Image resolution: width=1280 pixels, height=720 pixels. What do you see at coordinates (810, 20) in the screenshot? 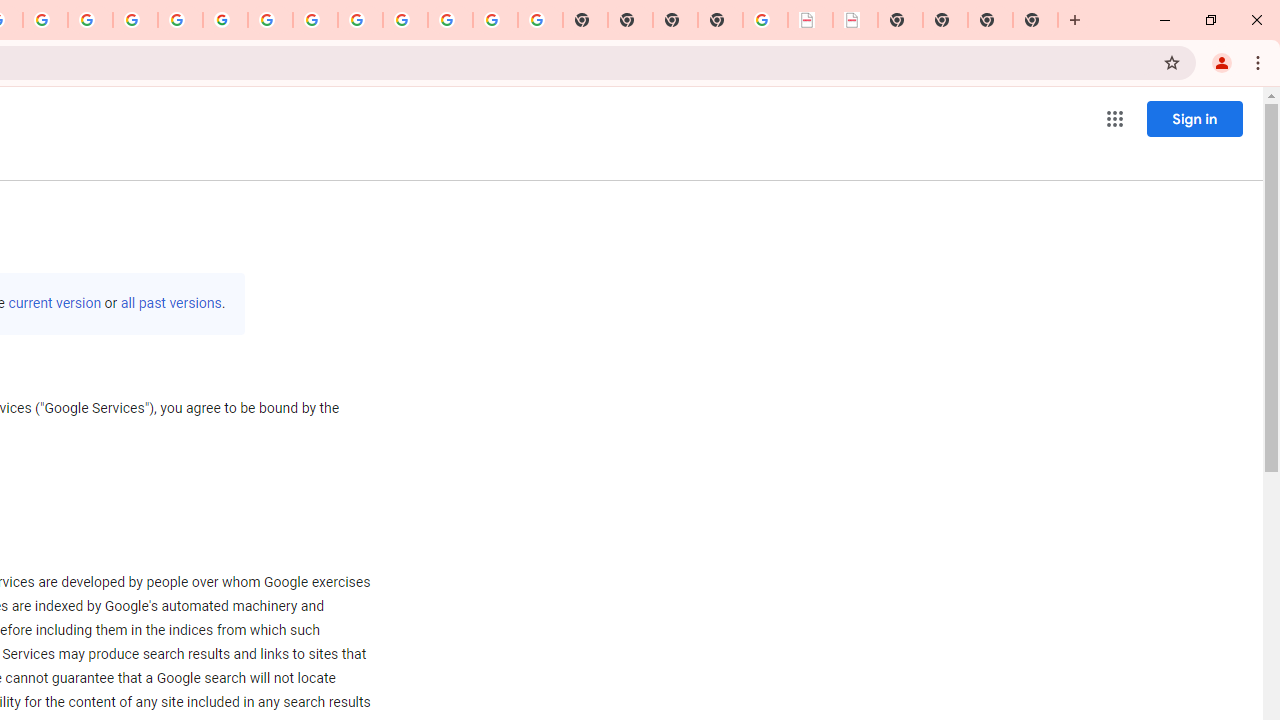
I see `'LAAD Defence & Security 2025 | BAE Systems'` at bounding box center [810, 20].